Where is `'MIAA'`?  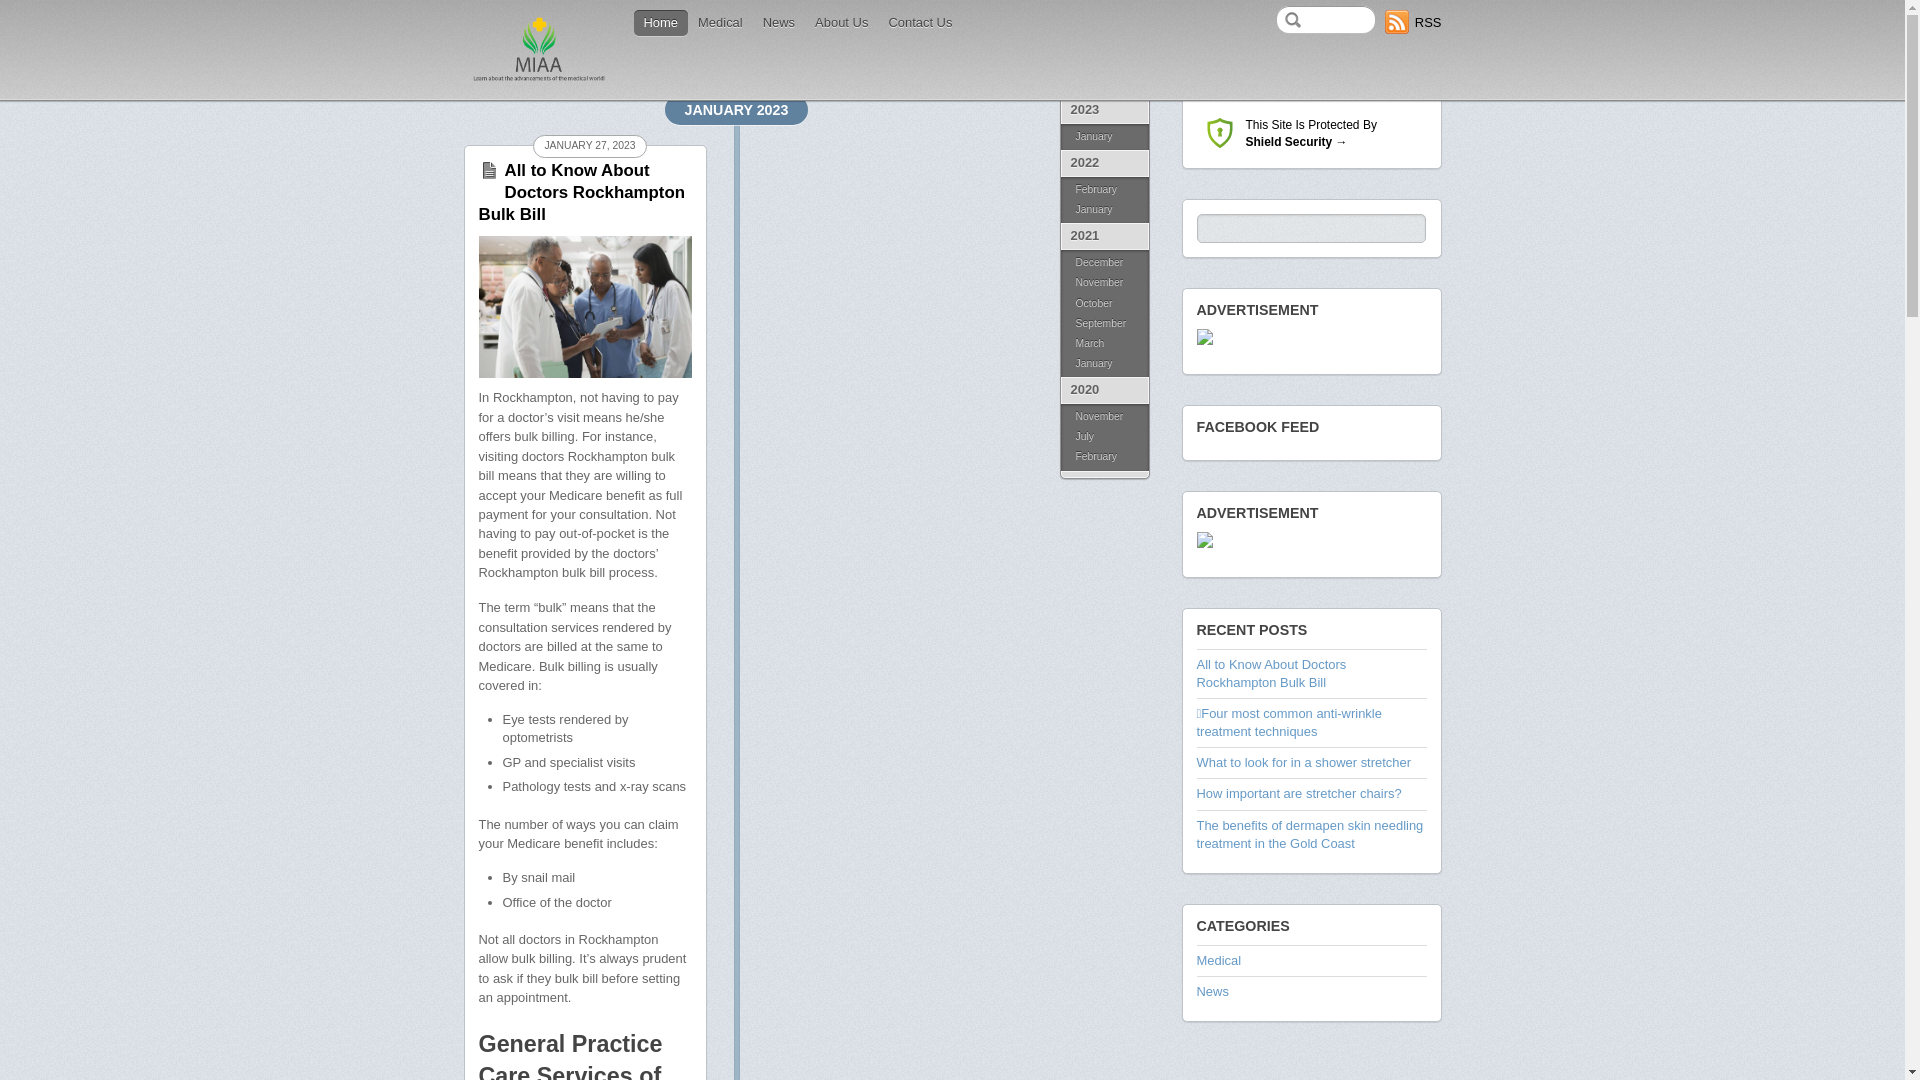 'MIAA' is located at coordinates (538, 80).